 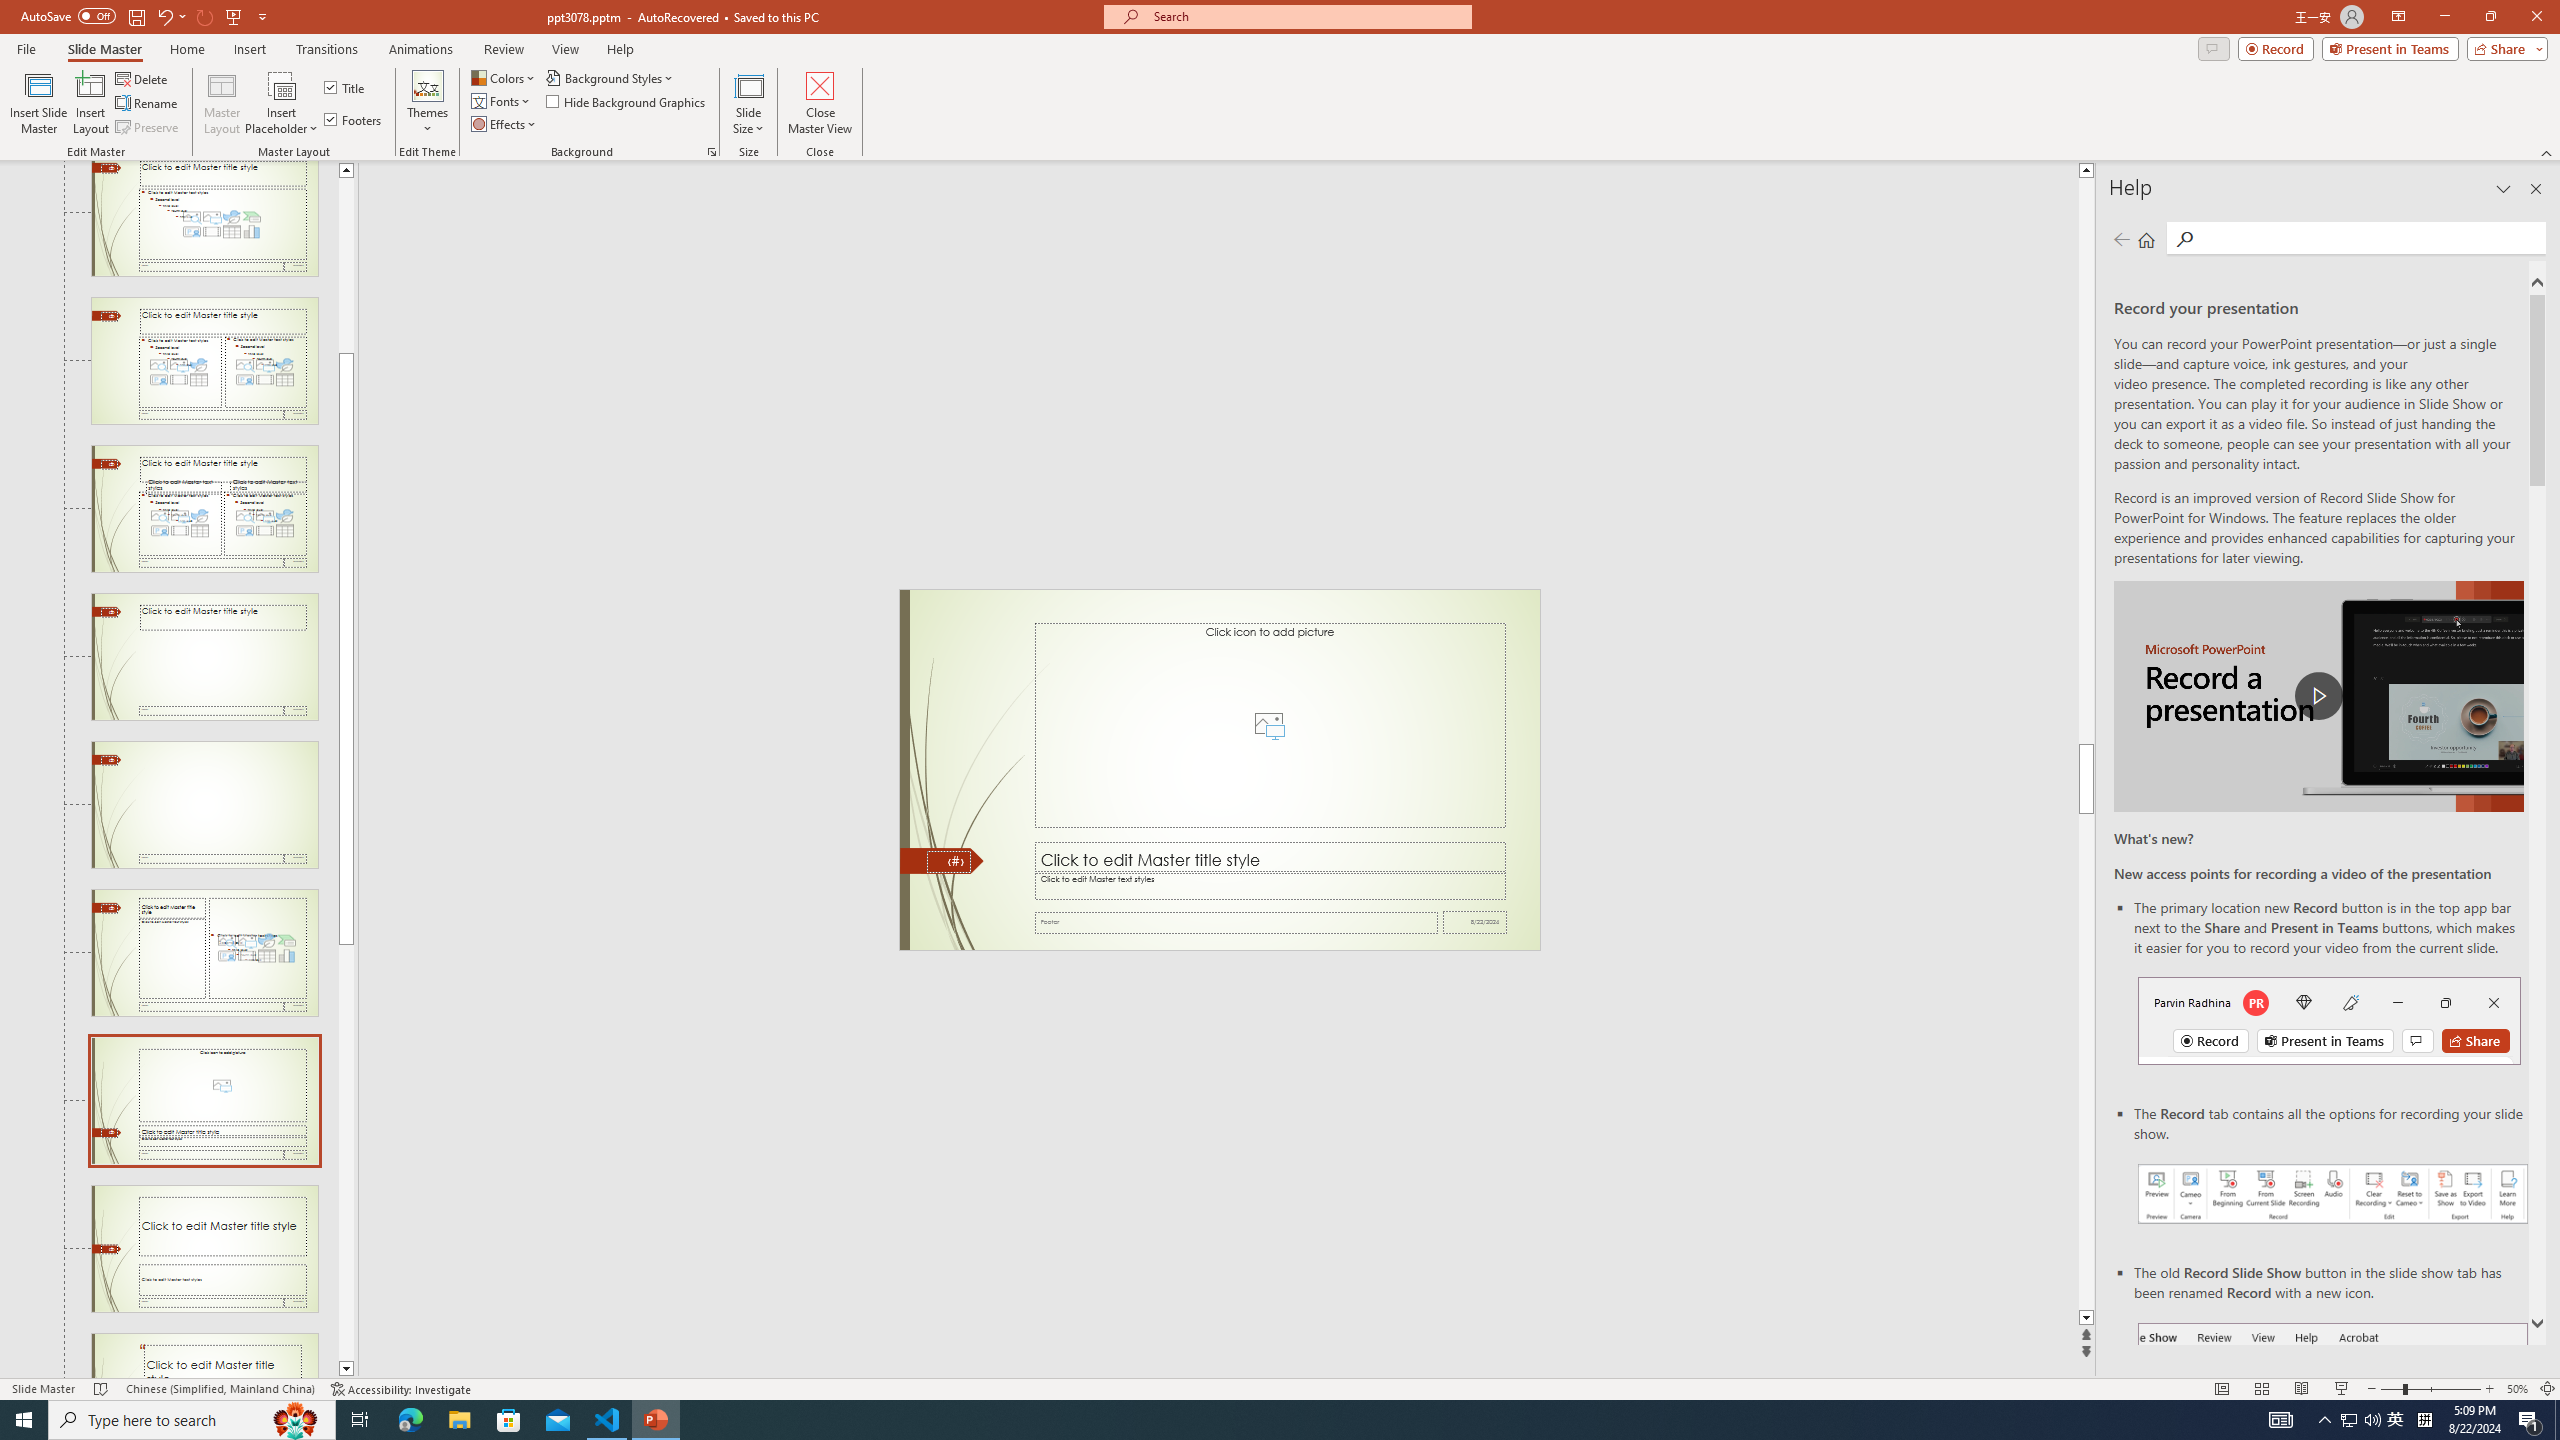 I want to click on 'Slide Master', so click(x=103, y=49).